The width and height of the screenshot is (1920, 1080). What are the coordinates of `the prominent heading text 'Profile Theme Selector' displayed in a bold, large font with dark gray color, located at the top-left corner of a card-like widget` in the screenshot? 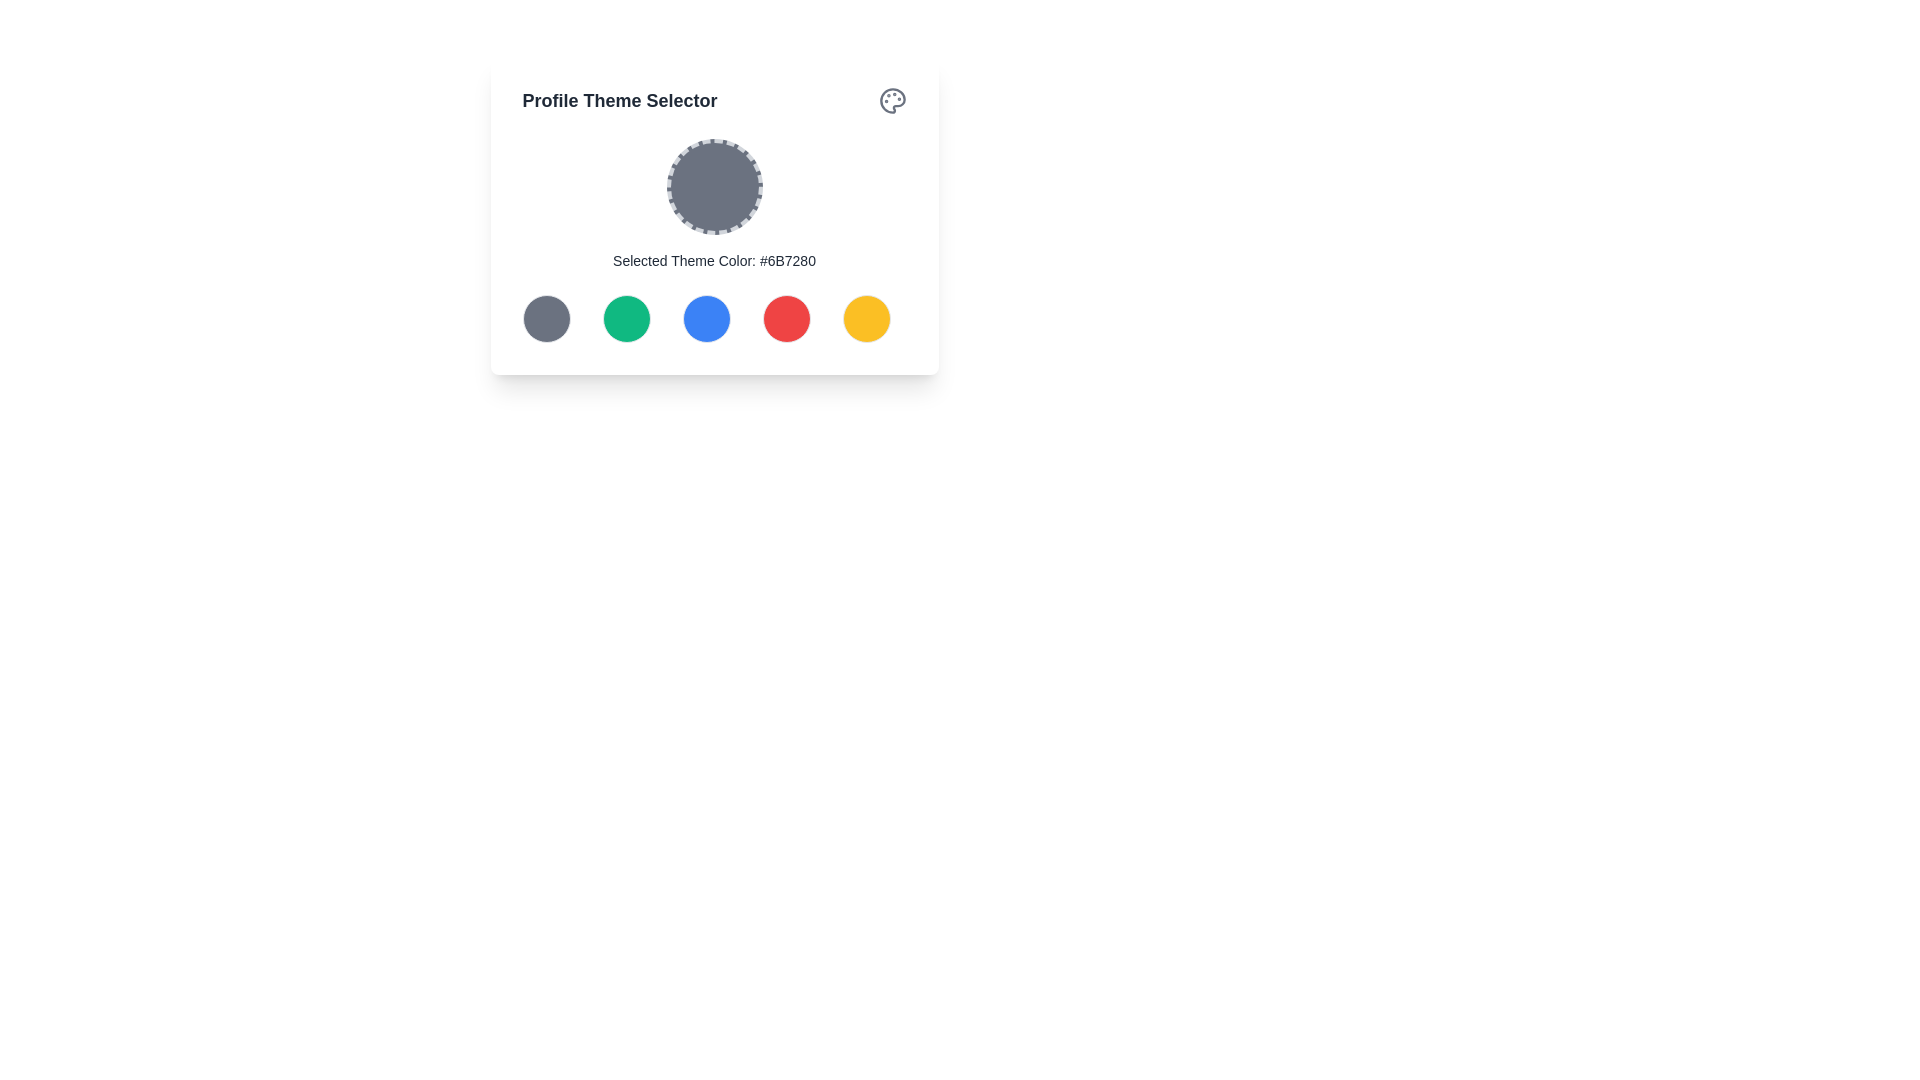 It's located at (618, 100).